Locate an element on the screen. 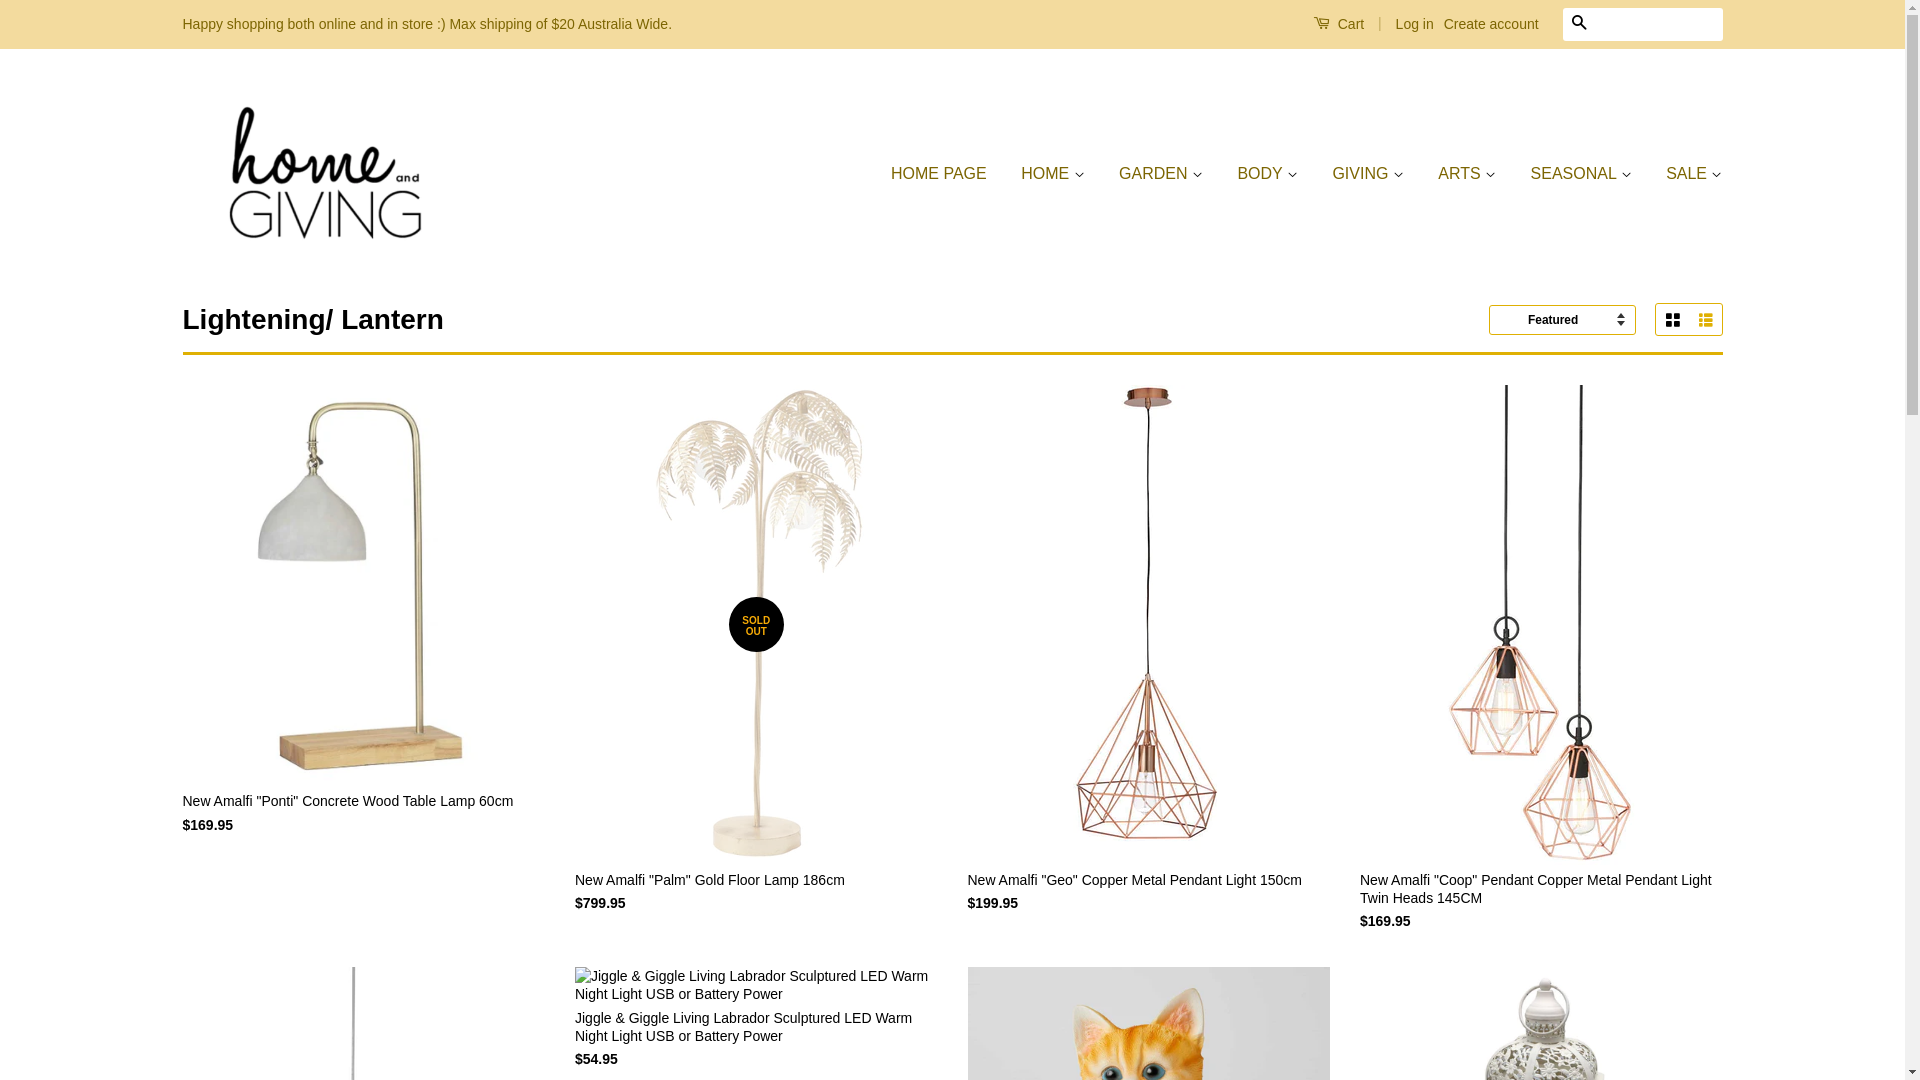  'Log in' is located at coordinates (1414, 23).